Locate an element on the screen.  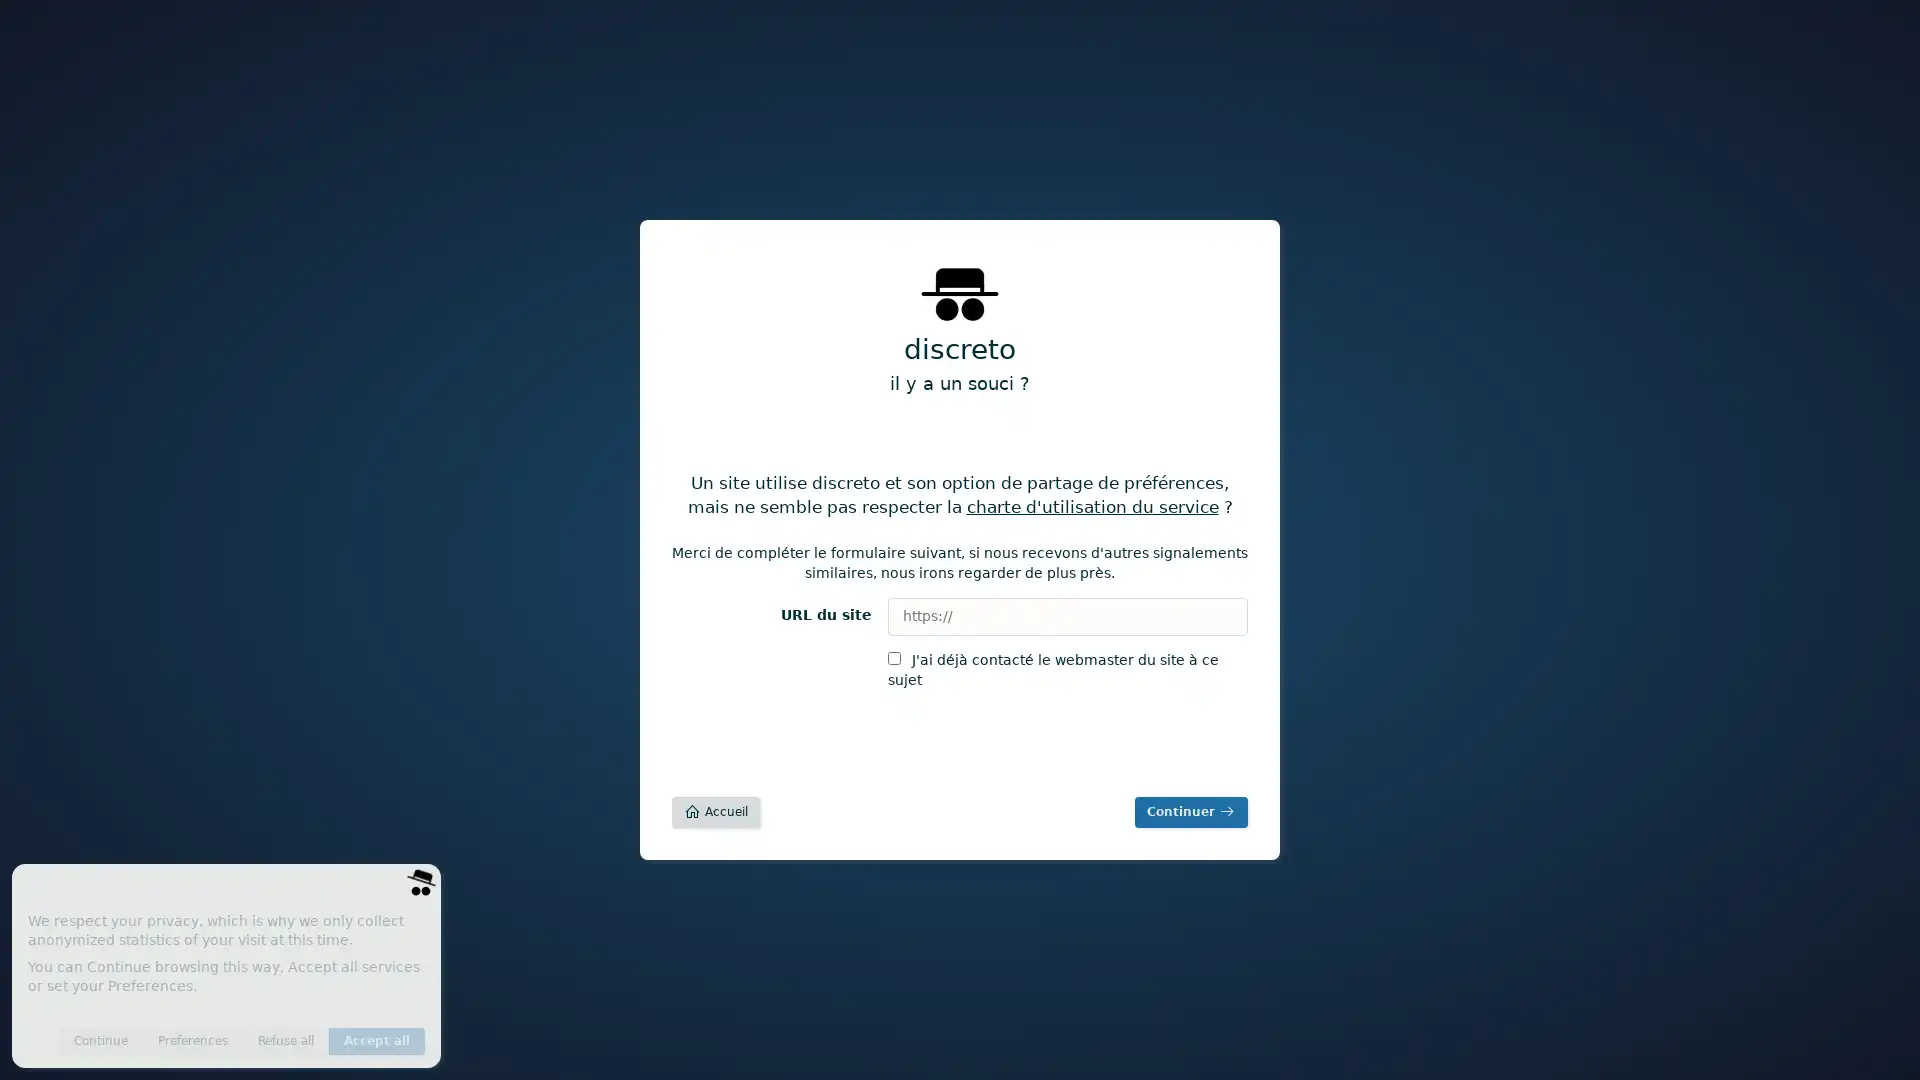
Refuse all is located at coordinates (285, 1040).